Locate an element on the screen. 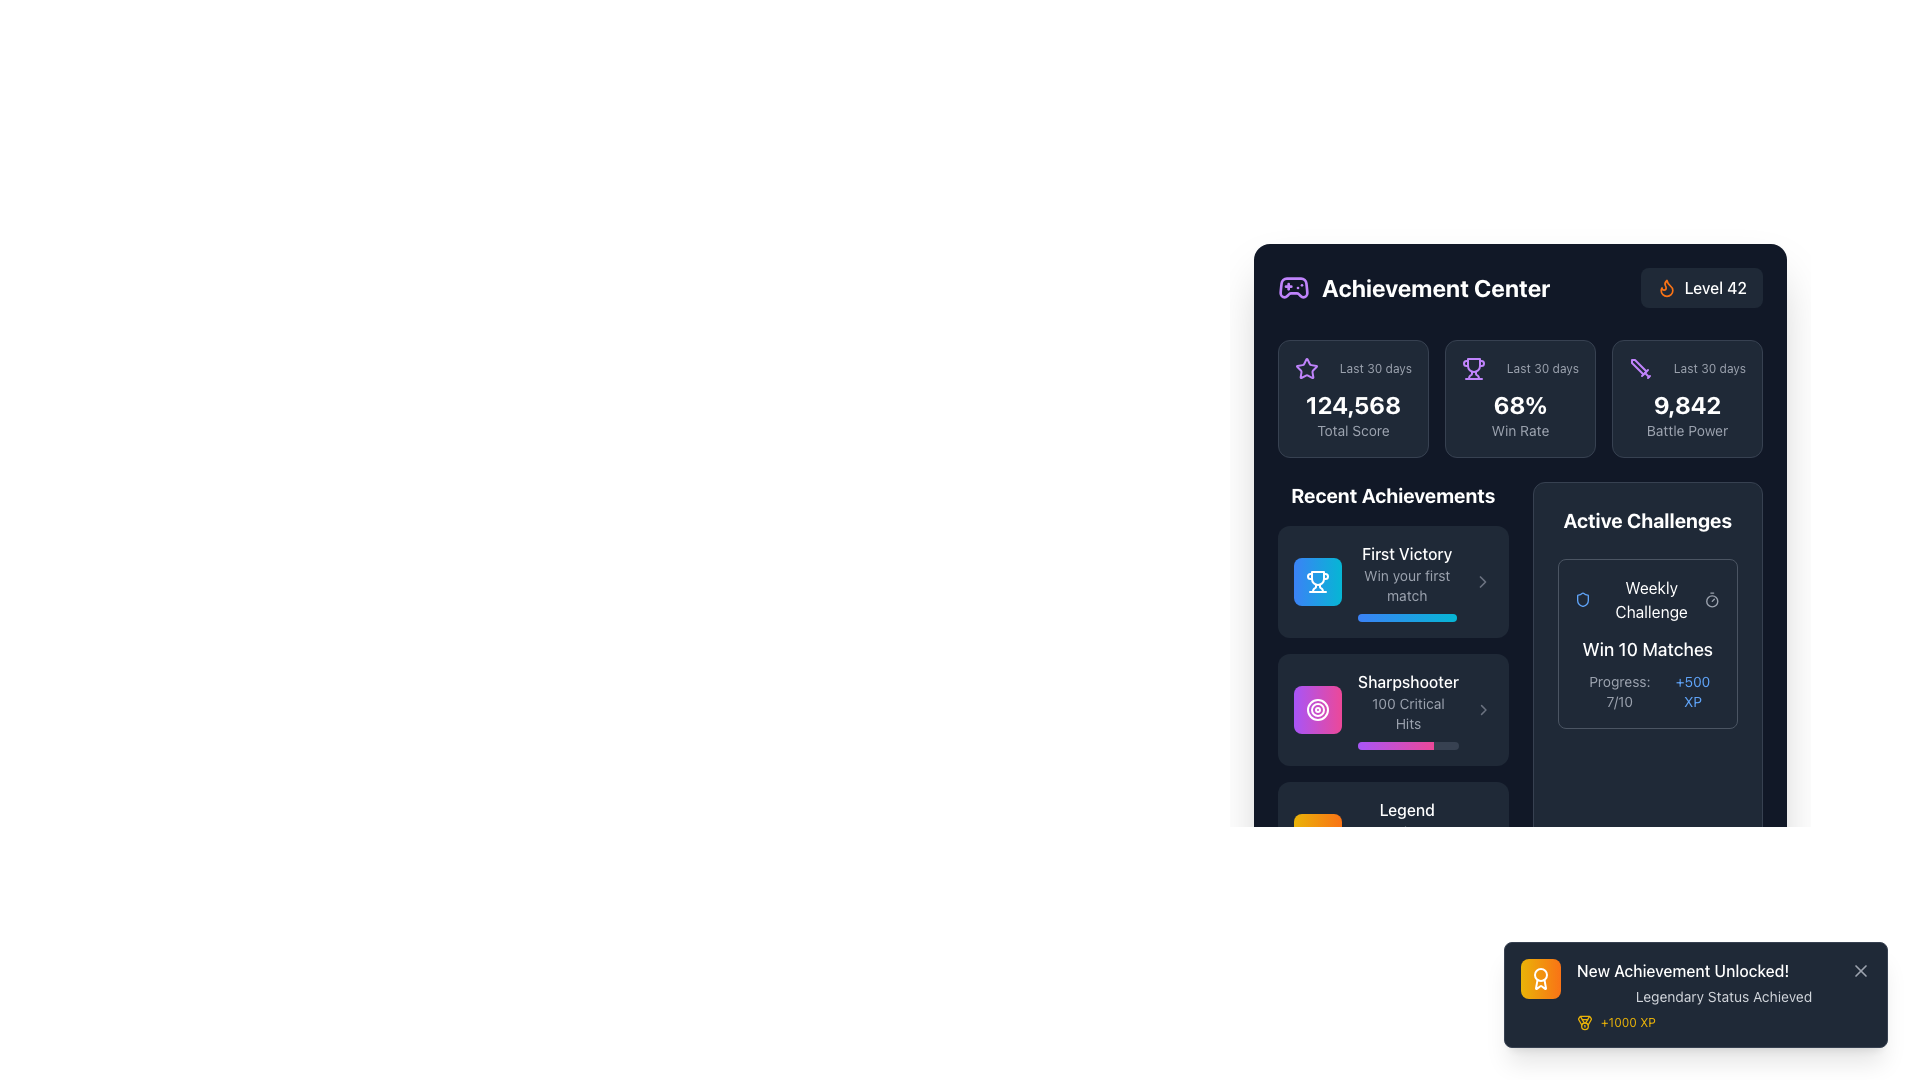 This screenshot has height=1080, width=1920. the orange flame-shaped icon located to the left of the text 'Level 42' in the dark rectangular background of the 'Achievement Center' UI section is located at coordinates (1666, 288).